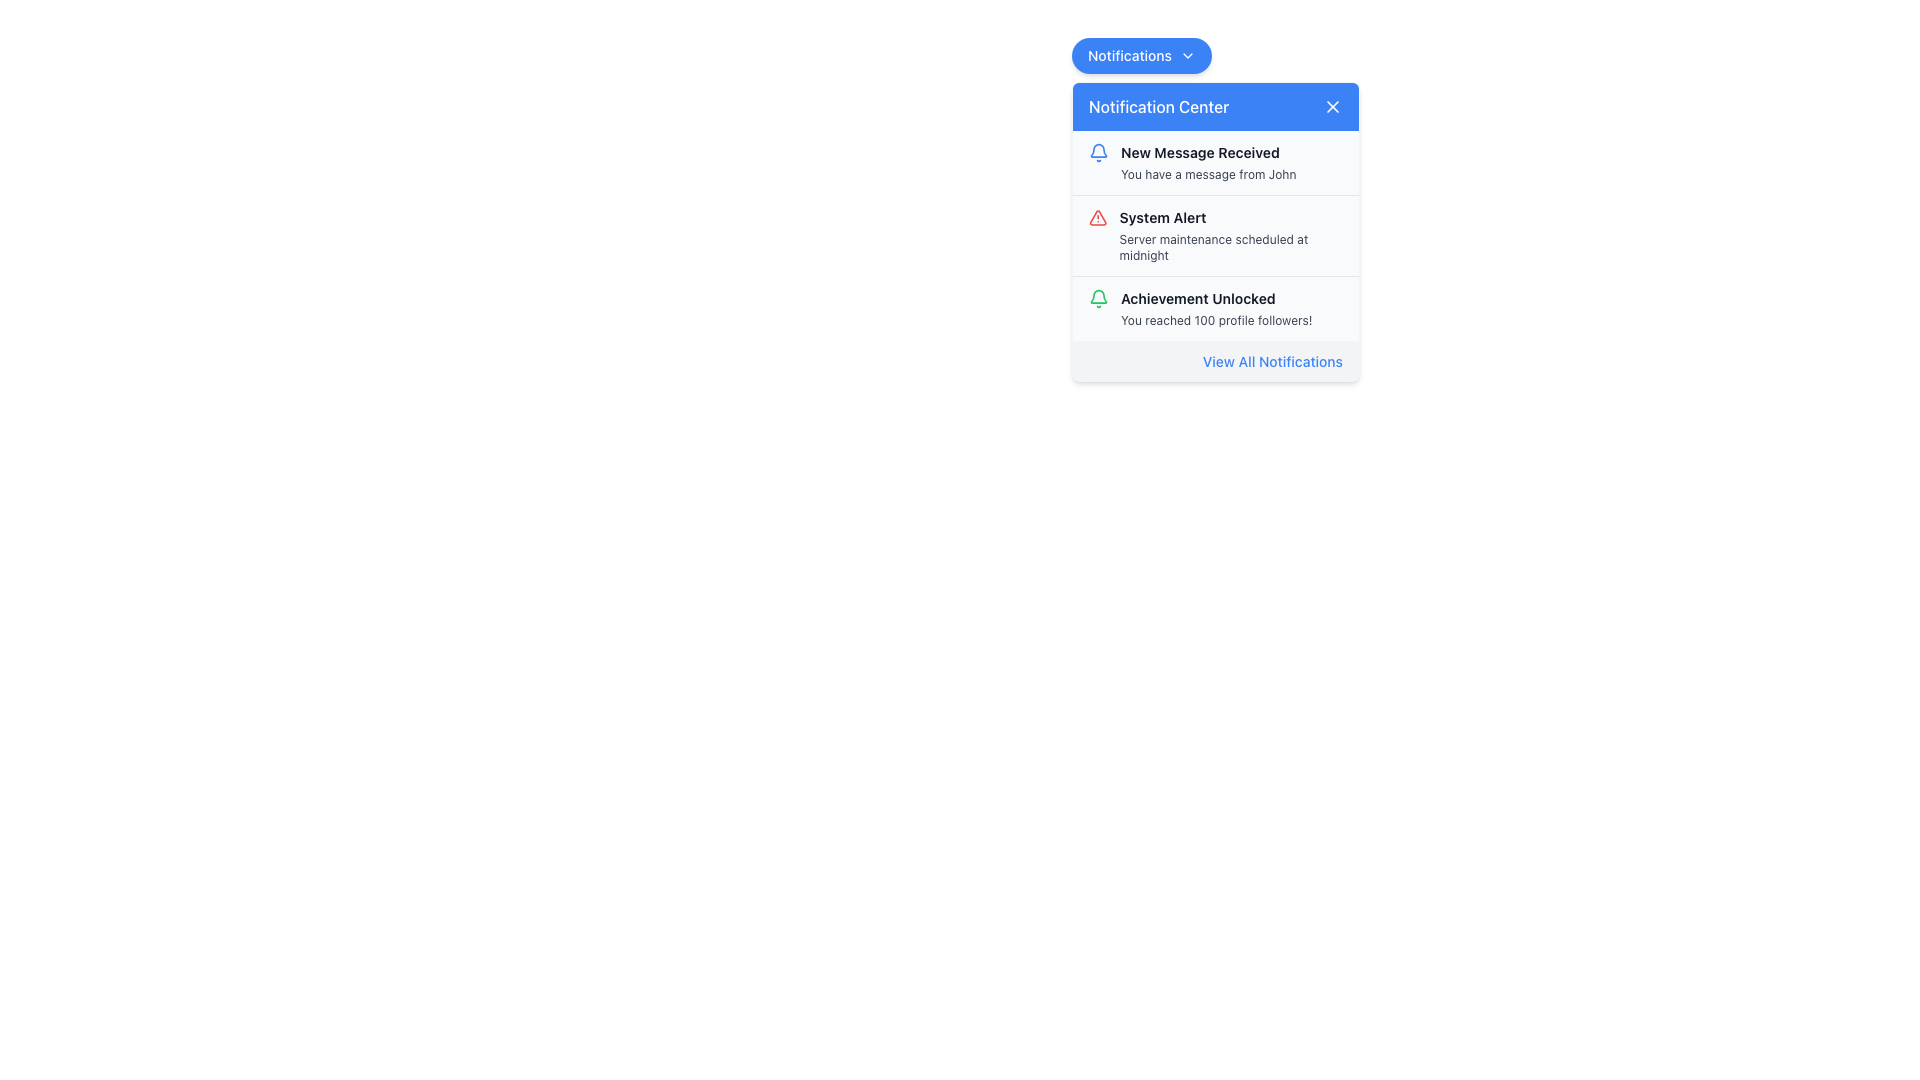 Image resolution: width=1920 pixels, height=1080 pixels. I want to click on text content of the title label for the third notification entry in the Notification Center, which describes the achievement of reaching 100 profile followers, so click(1215, 299).